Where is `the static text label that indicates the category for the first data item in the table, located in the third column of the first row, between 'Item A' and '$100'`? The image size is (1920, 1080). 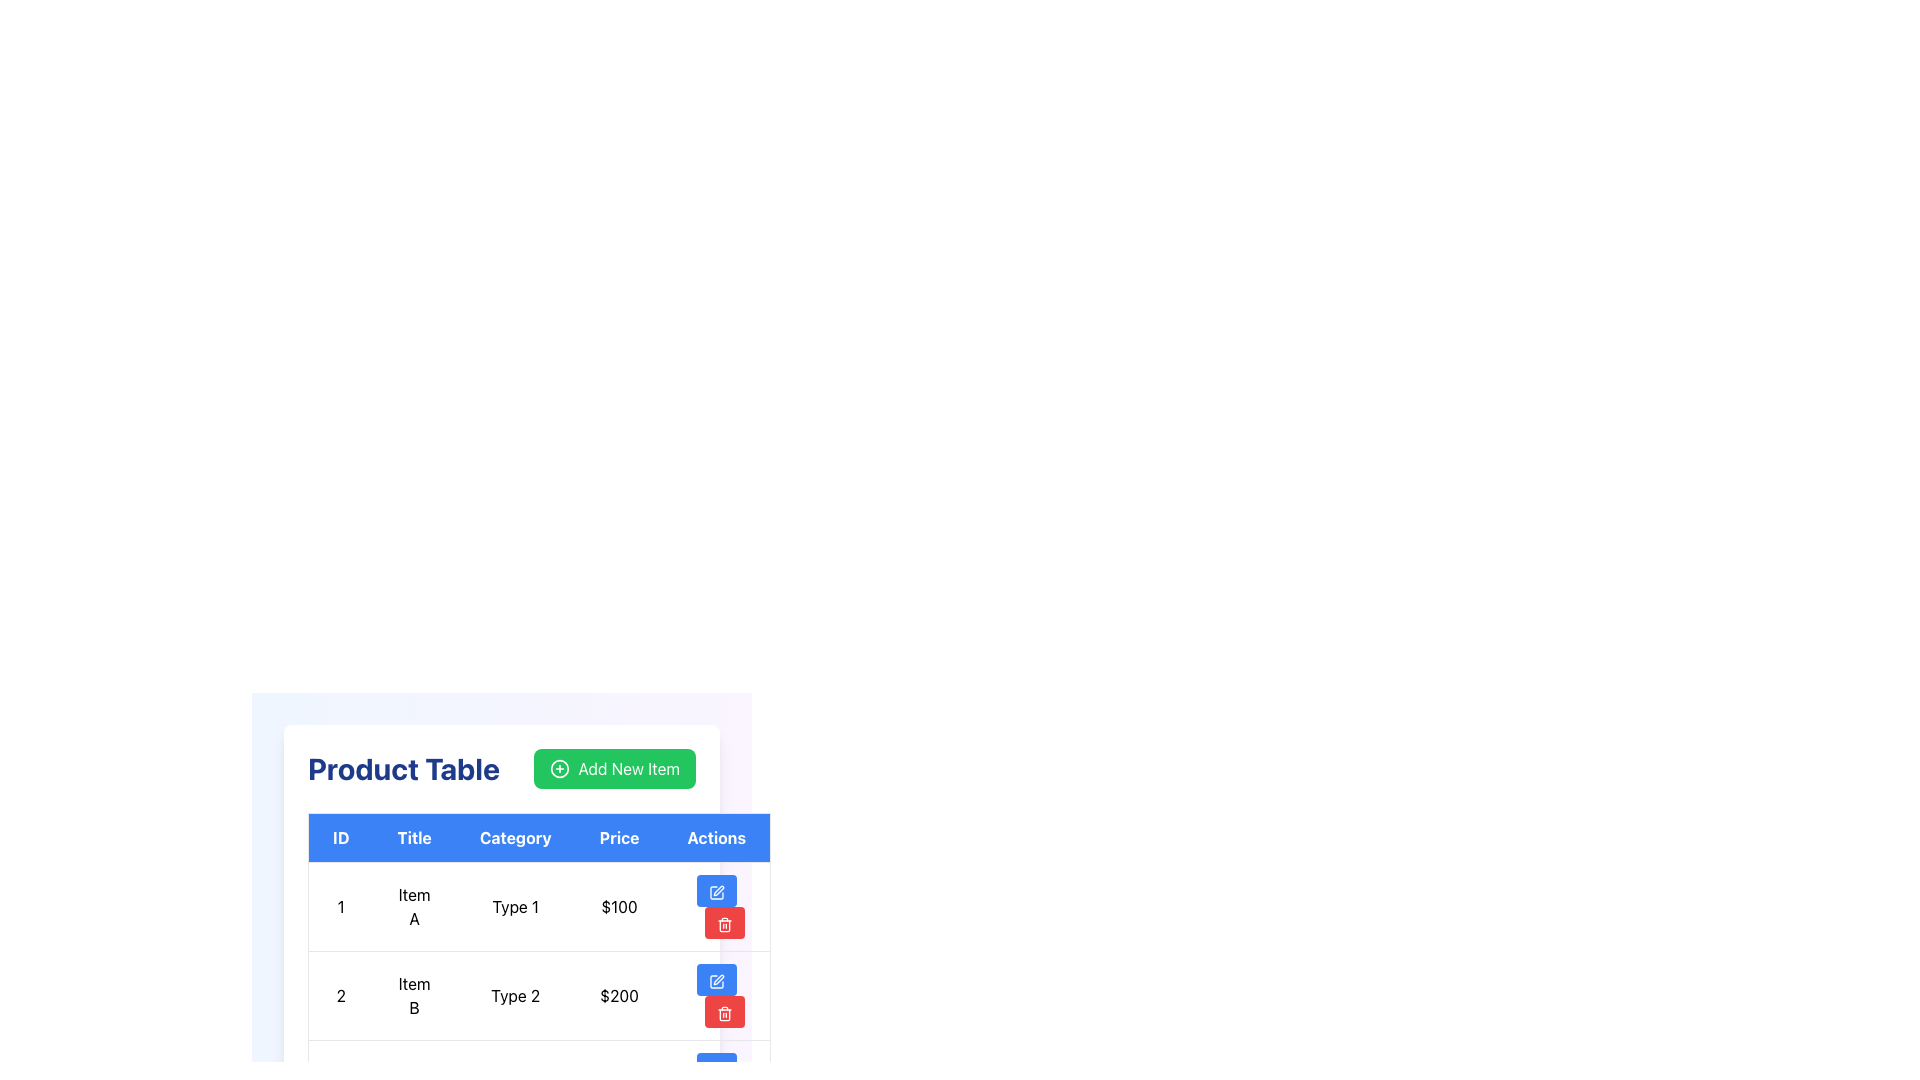
the static text label that indicates the category for the first data item in the table, located in the third column of the first row, between 'Item A' and '$100' is located at coordinates (515, 906).